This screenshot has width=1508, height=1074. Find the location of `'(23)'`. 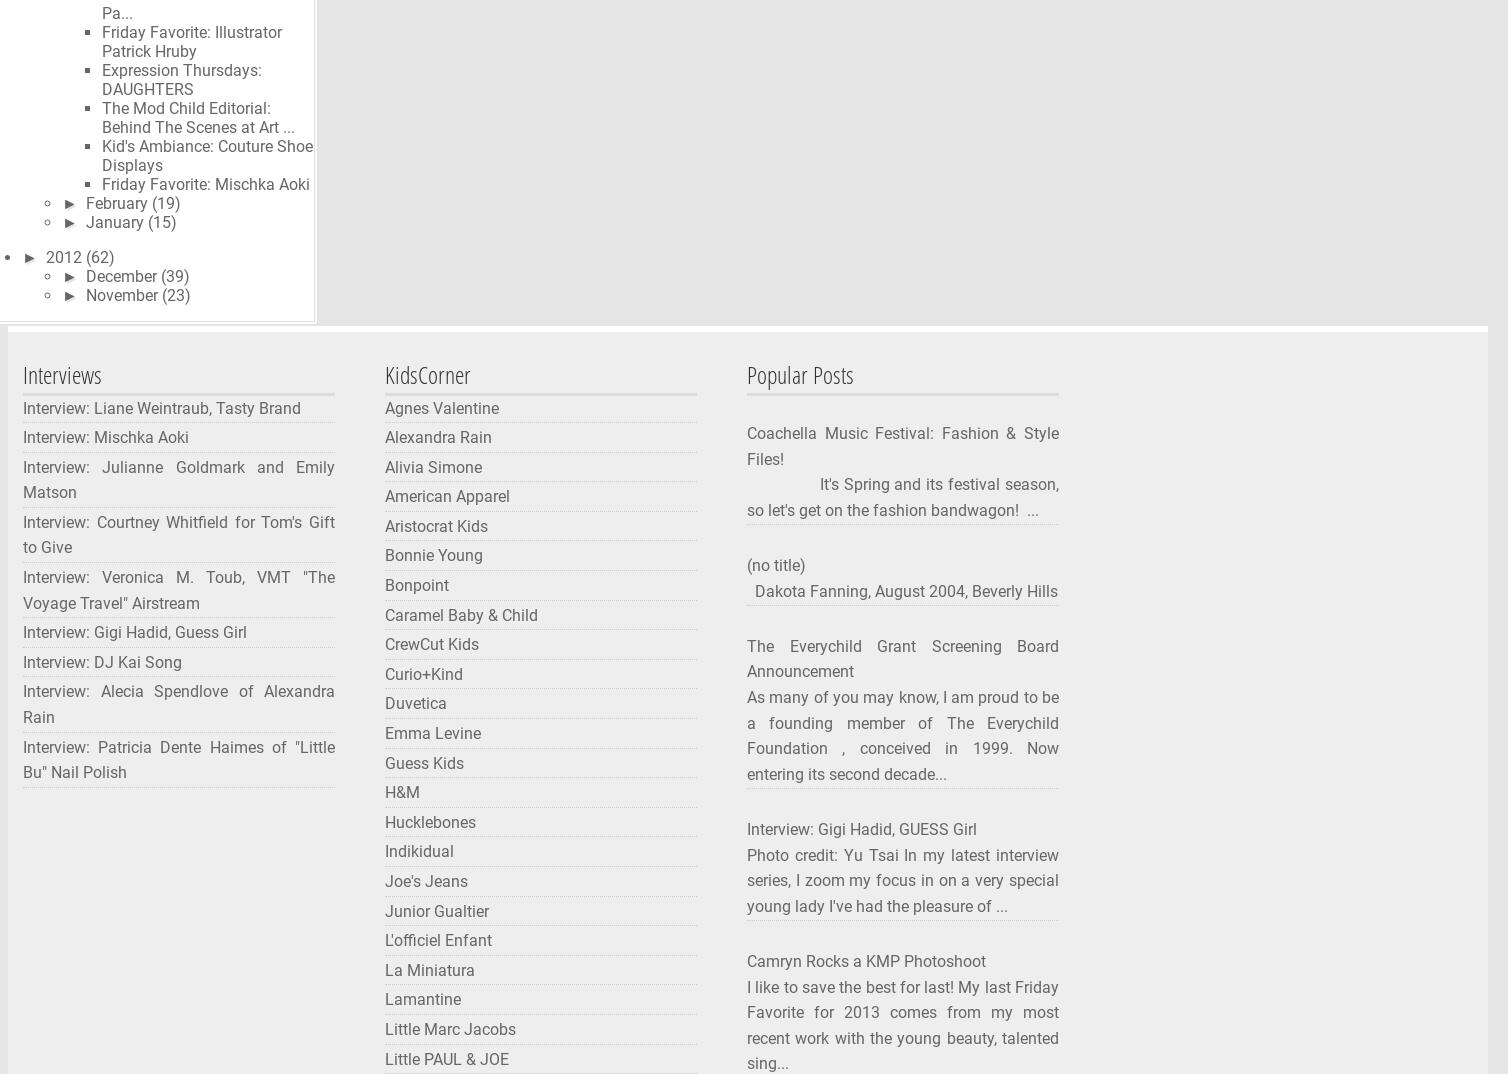

'(23)' is located at coordinates (175, 294).